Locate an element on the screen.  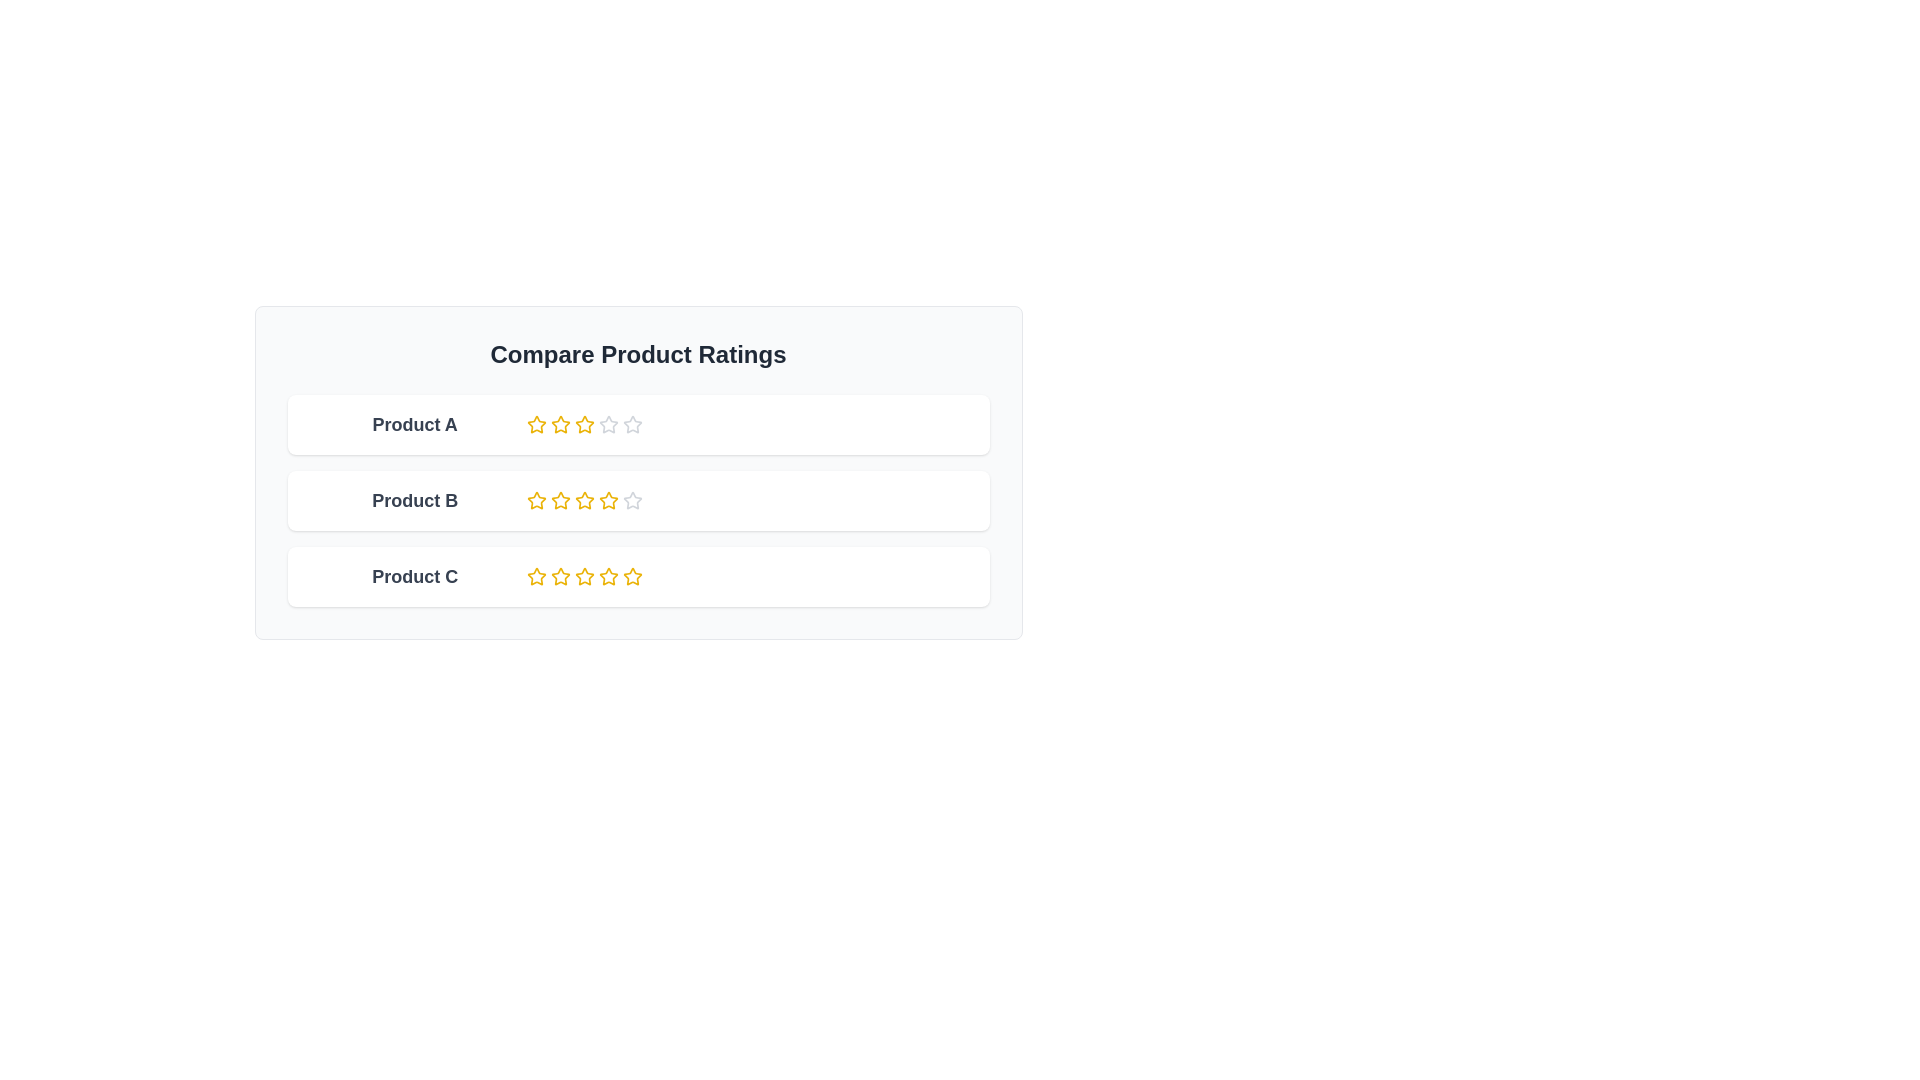
text content of the bold and large-sized text label that reads 'Product B', which is styled in dark gray and positioned as the second item in a vertical list of product entries is located at coordinates (414, 500).